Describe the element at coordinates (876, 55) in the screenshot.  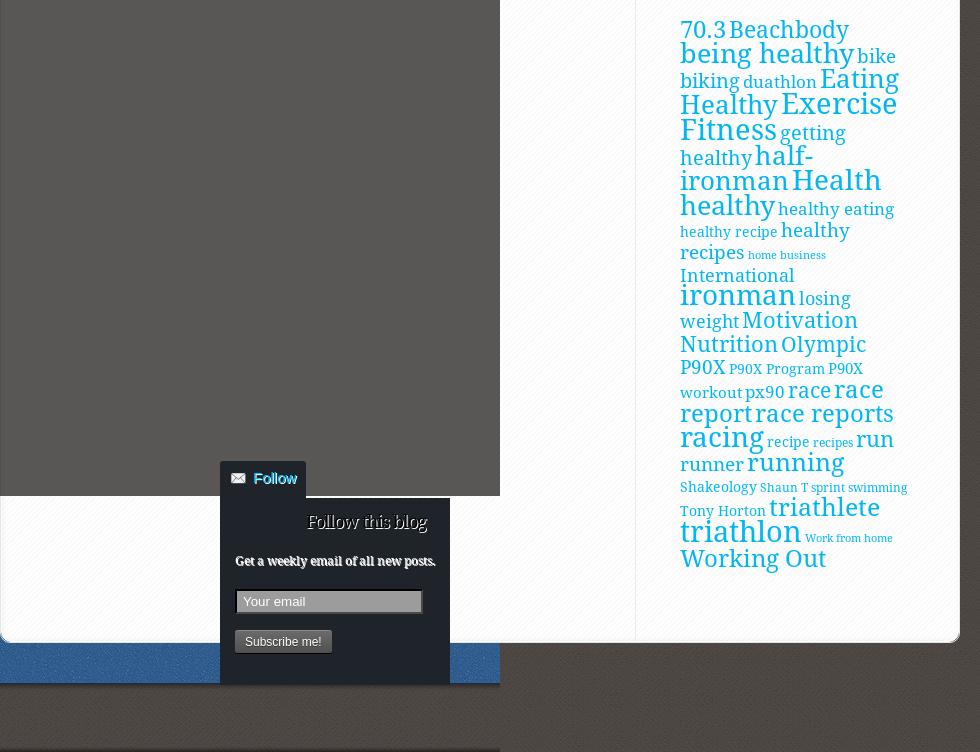
I see `'bike'` at that location.